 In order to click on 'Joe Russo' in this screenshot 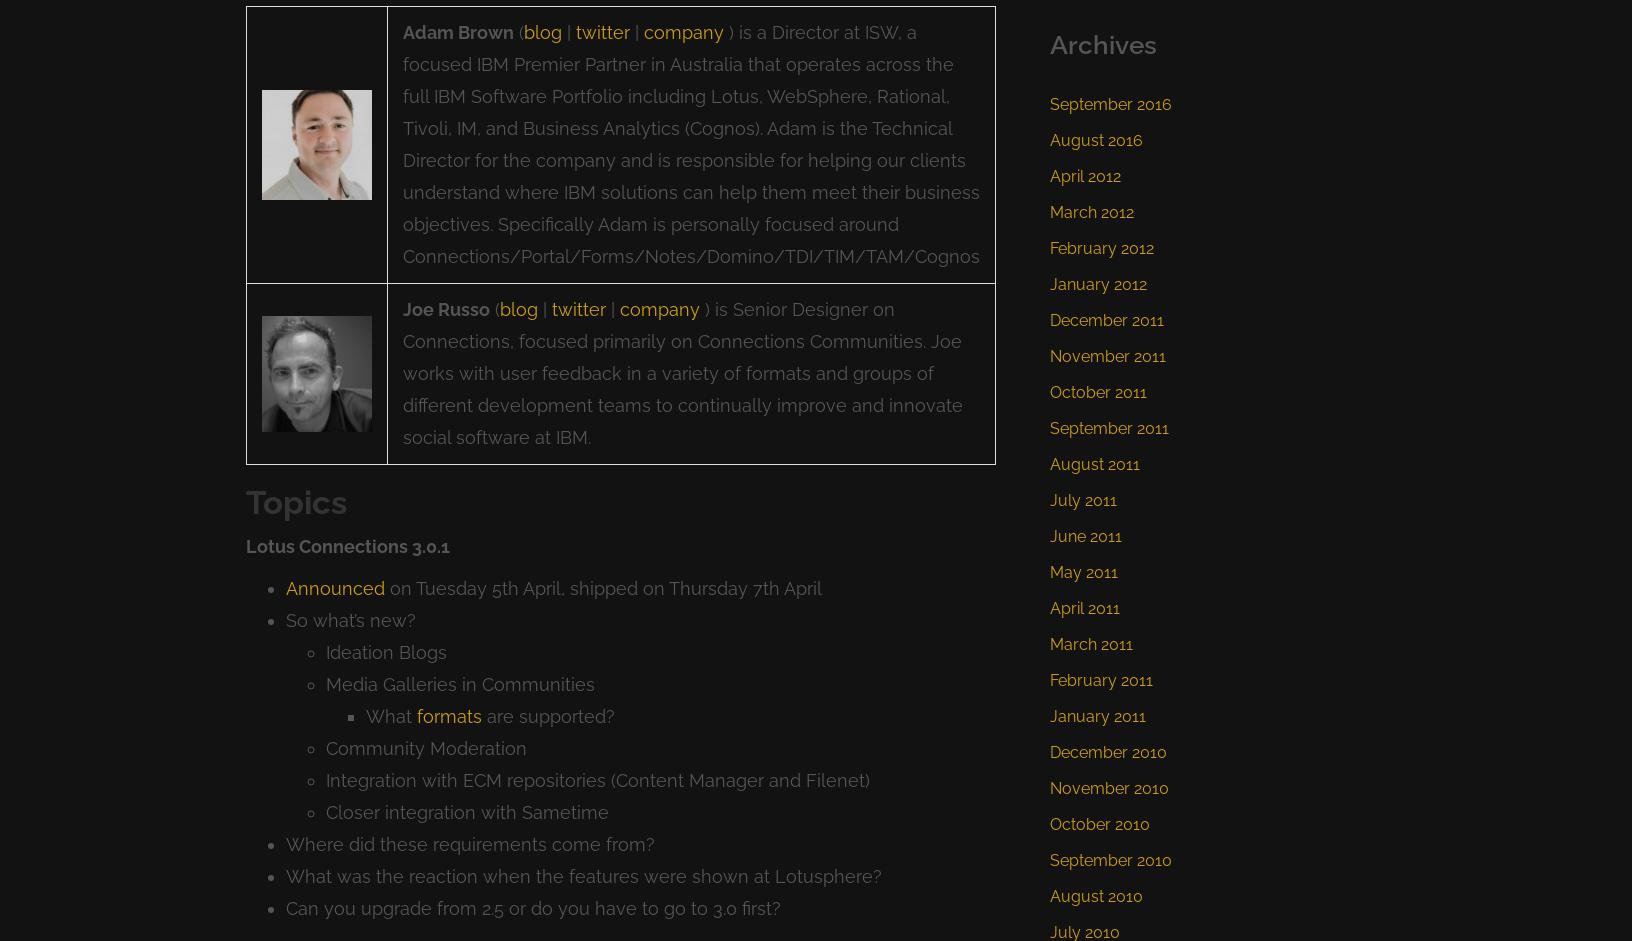, I will do `click(445, 307)`.